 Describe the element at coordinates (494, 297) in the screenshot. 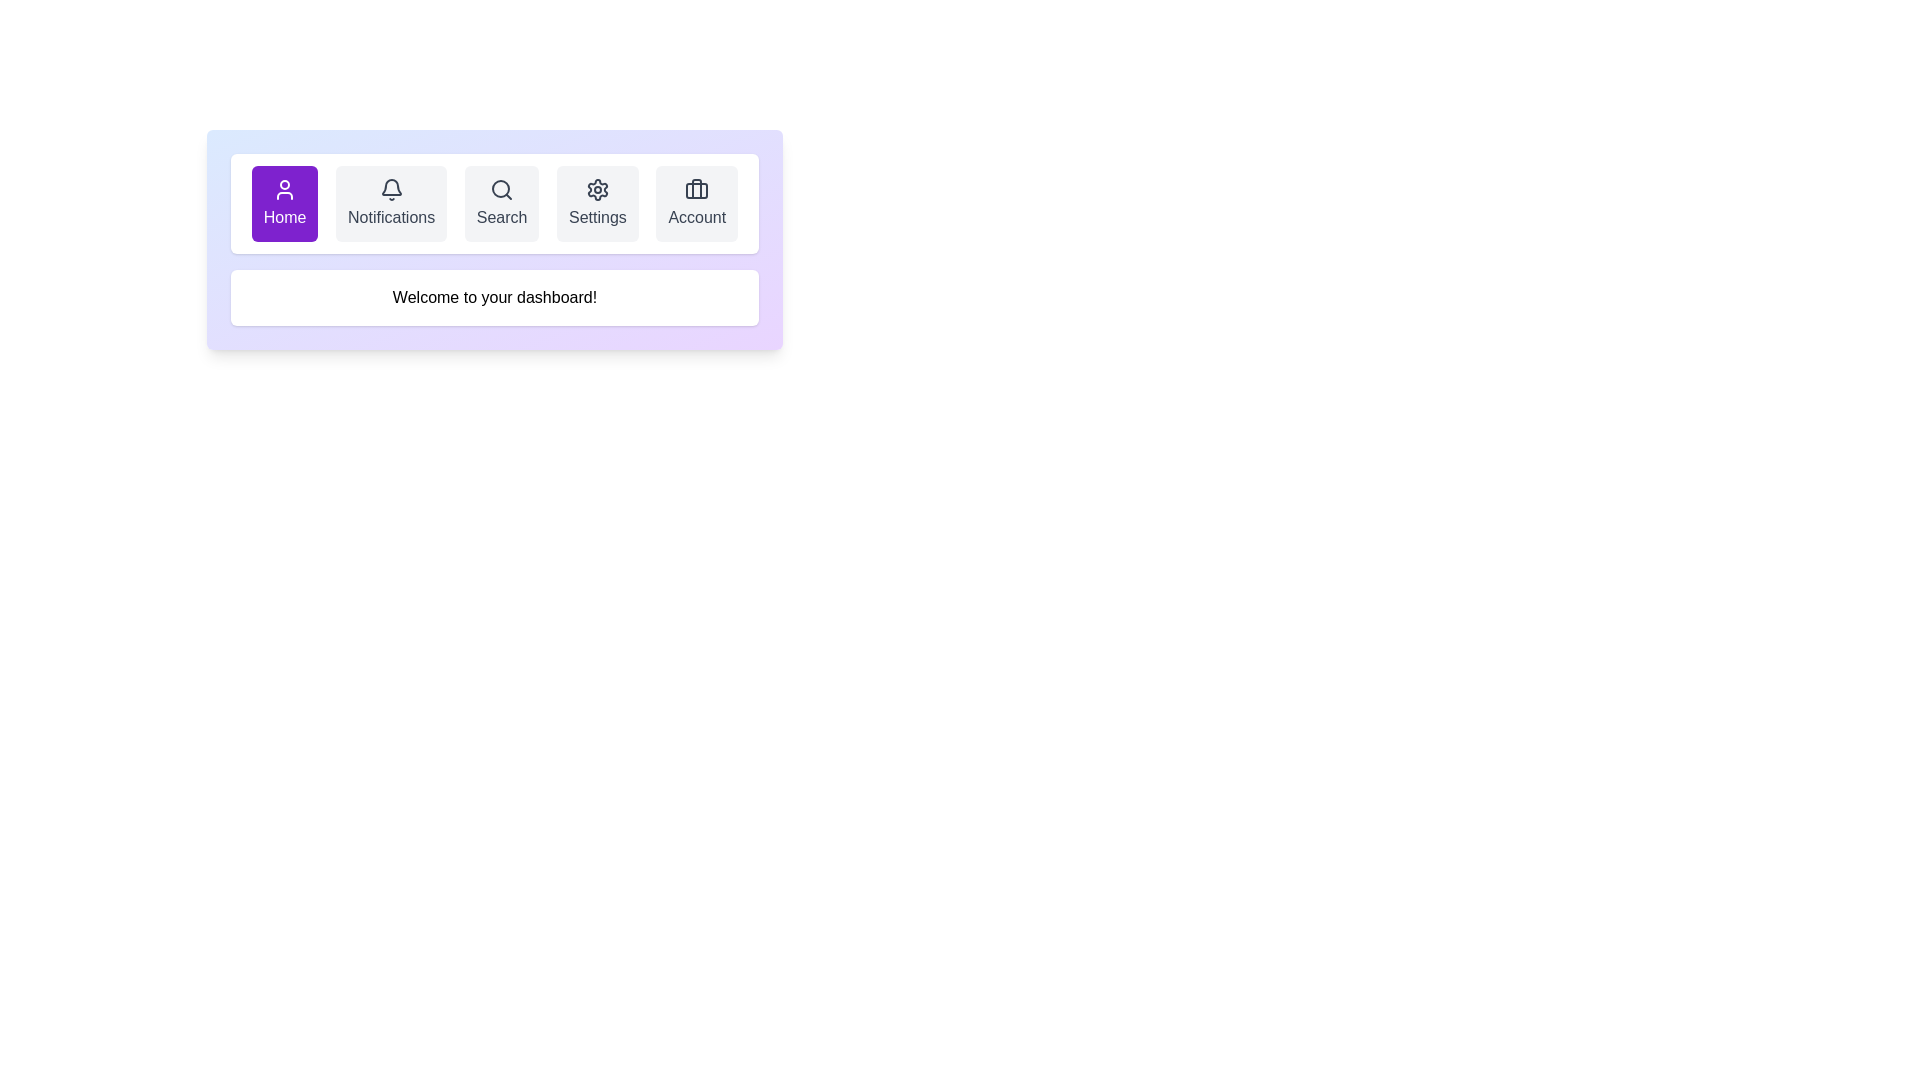

I see `the welcome message text display box that greets users on the dashboard, positioned beneath the navigation bar` at that location.